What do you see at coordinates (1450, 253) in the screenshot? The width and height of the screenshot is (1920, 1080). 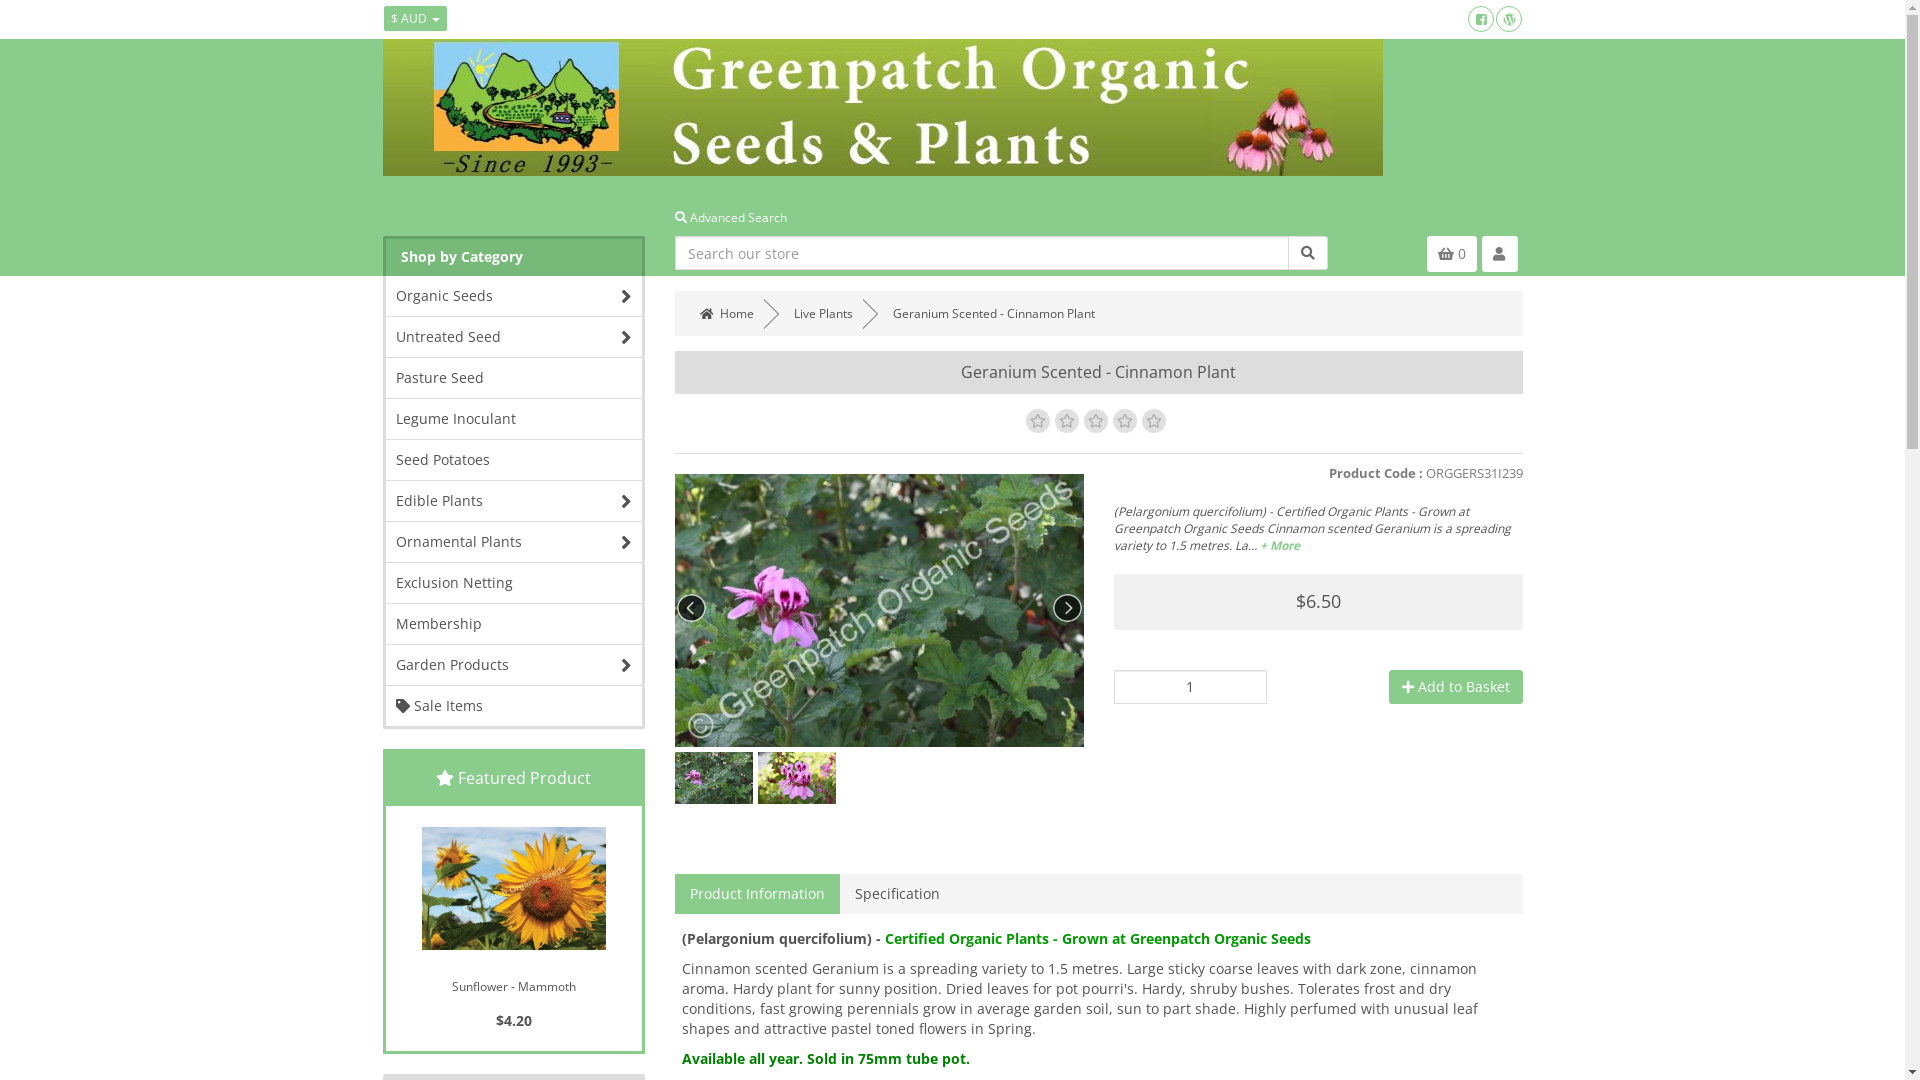 I see `'0'` at bounding box center [1450, 253].